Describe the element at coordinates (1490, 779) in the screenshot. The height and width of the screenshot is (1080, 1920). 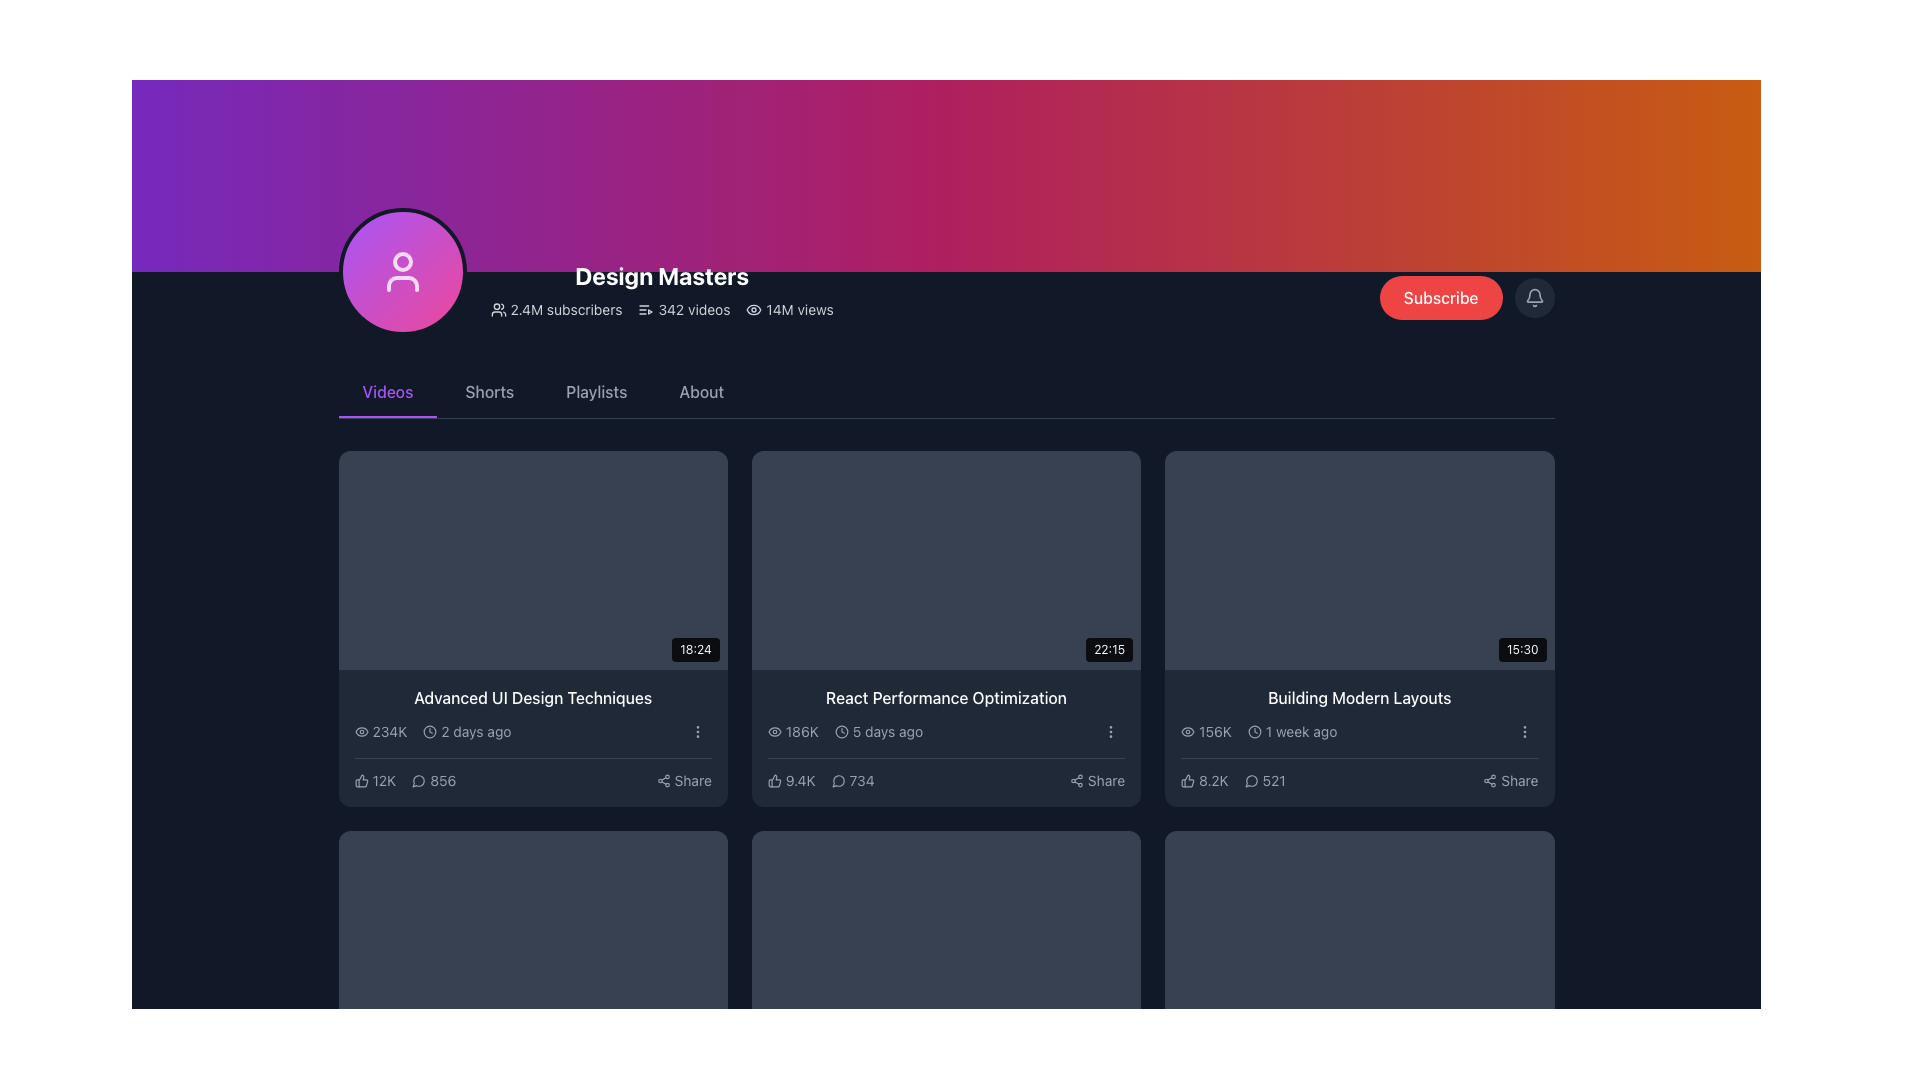
I see `the SVG share icon graphic located in the bottom-right corner of the 'Share' button for the 'Building Modern Layouts' video` at that location.